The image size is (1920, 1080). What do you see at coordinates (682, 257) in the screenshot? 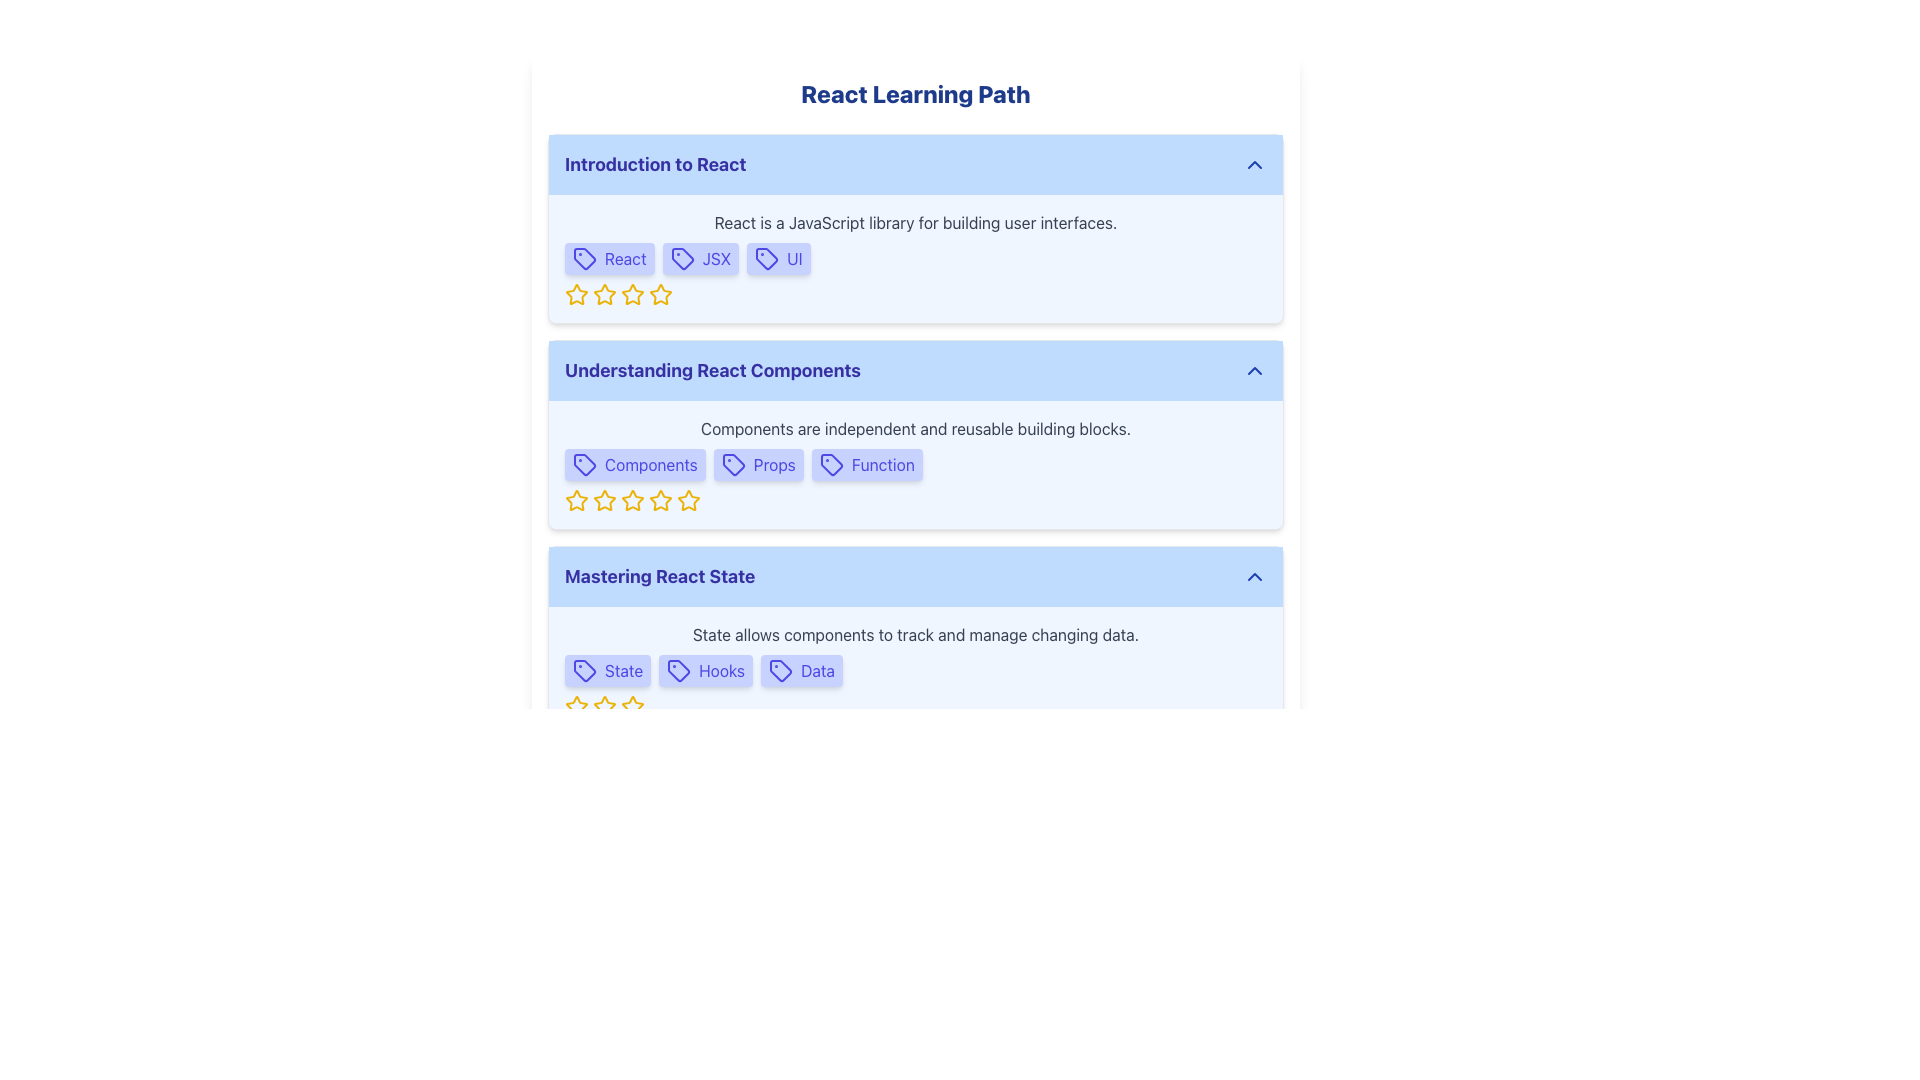
I see `the Decorative Icon, which is a tag-shaped icon with a clean outline and a small dot, located next to the React and UI tags in the 'Introduction to React' section` at bounding box center [682, 257].